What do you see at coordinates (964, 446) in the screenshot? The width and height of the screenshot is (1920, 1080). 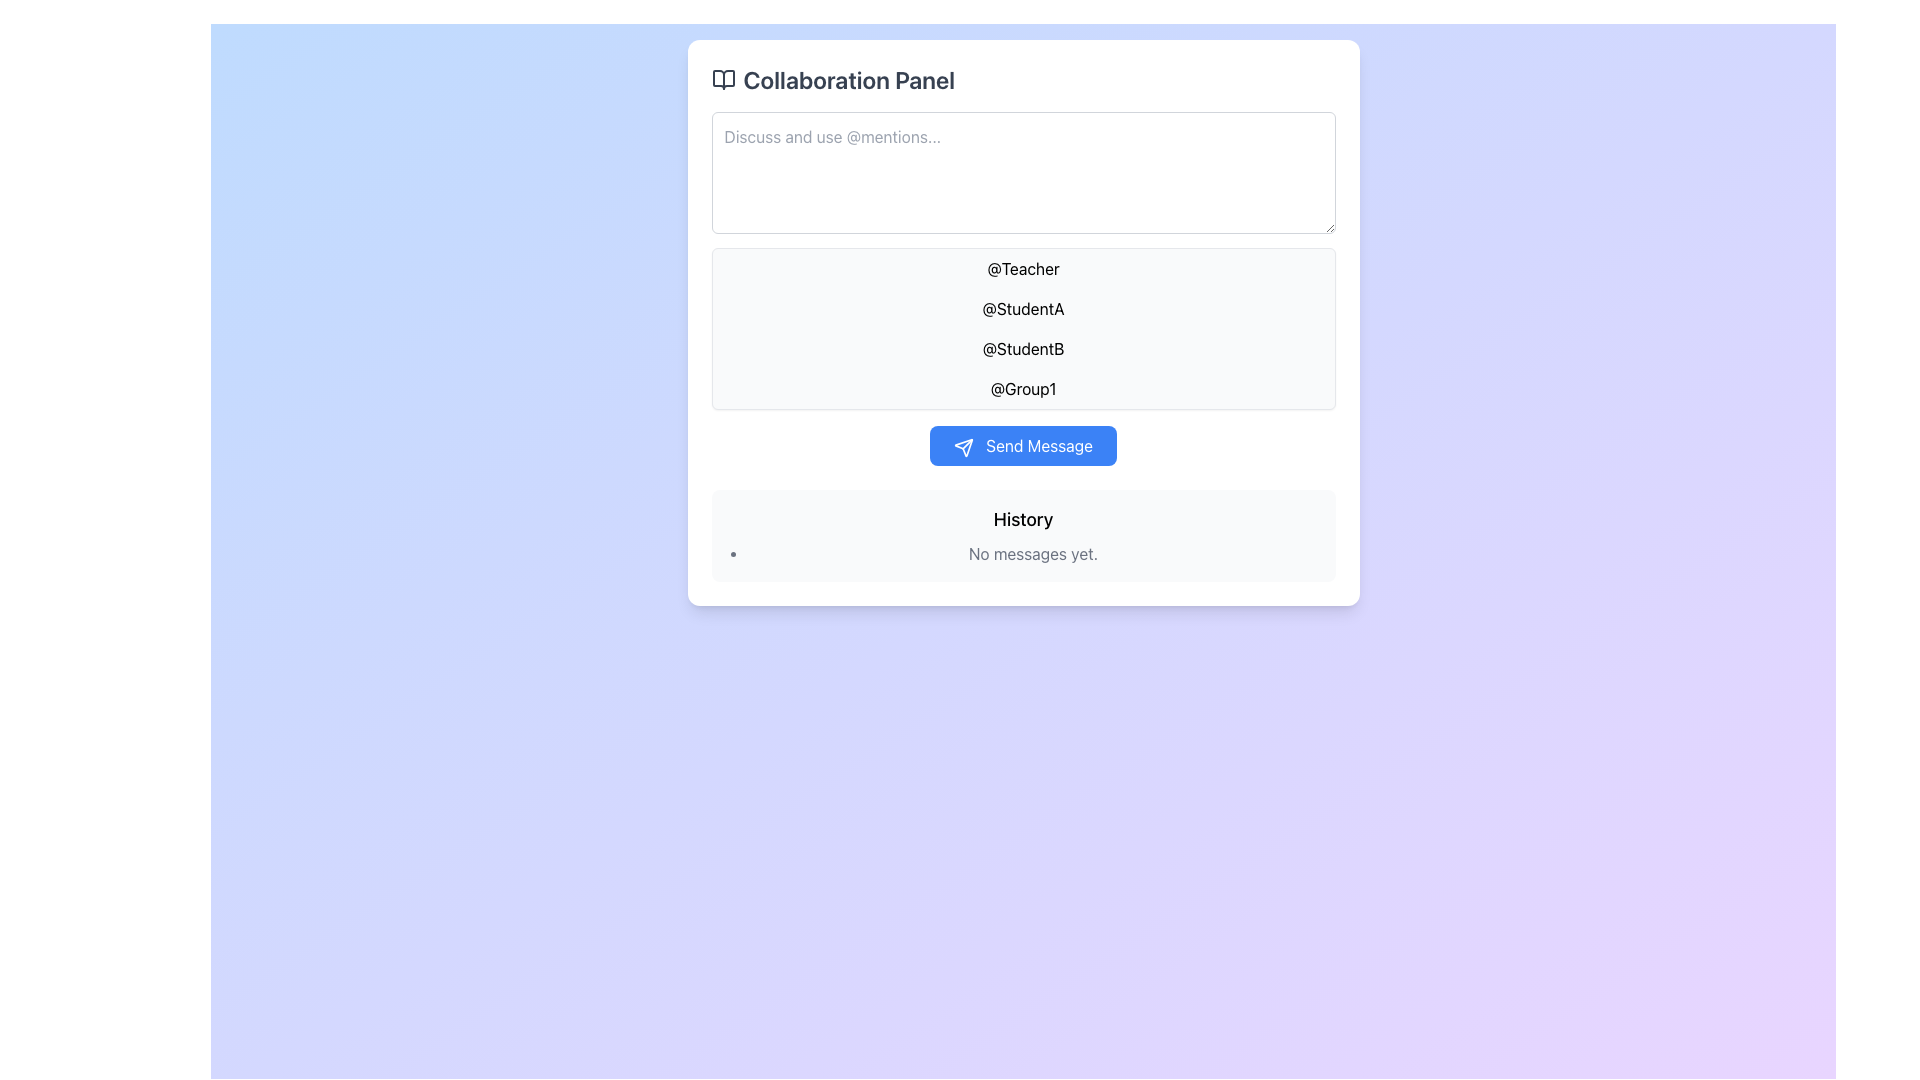 I see `the triangular icon with a blue stroke, which resembles an arrow tip, located within the 'Send Message' button at the bottom of the collaboration panel` at bounding box center [964, 446].